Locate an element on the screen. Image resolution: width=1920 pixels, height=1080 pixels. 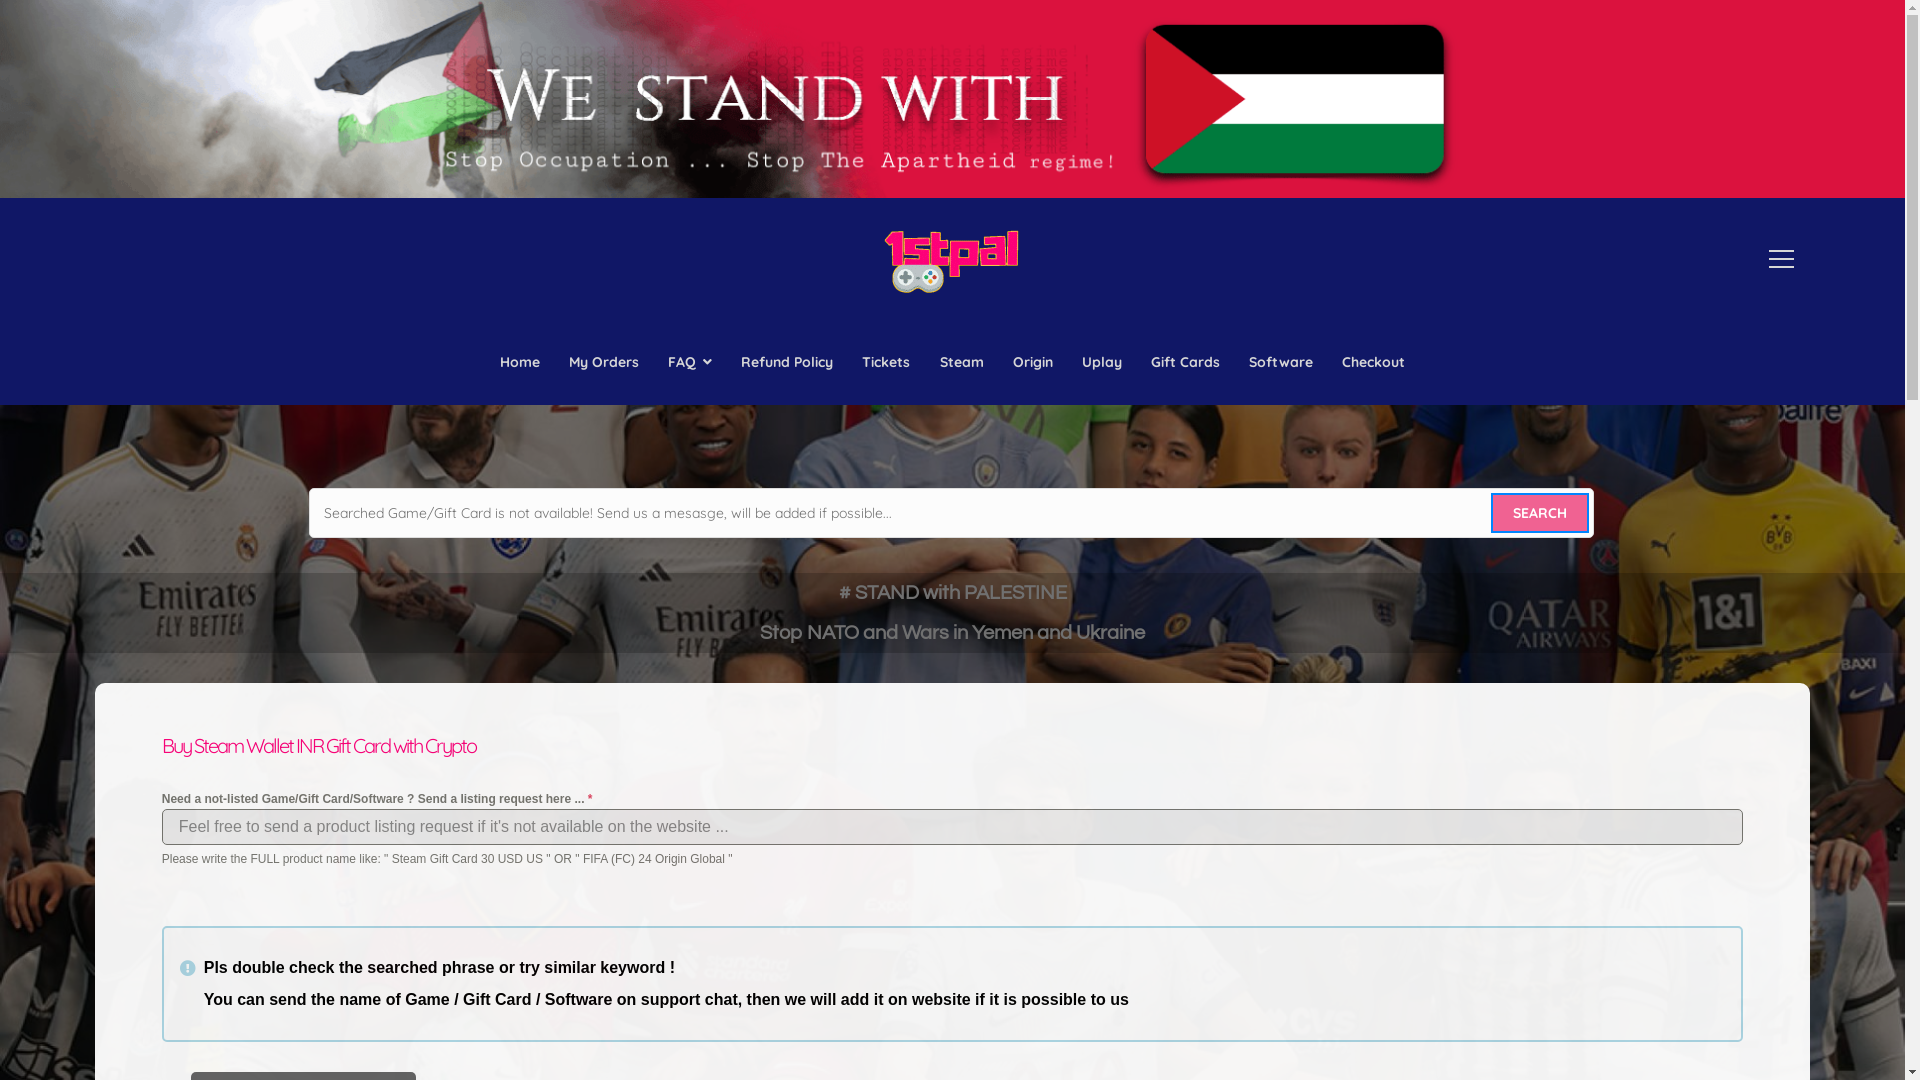
'Steam' is located at coordinates (961, 362).